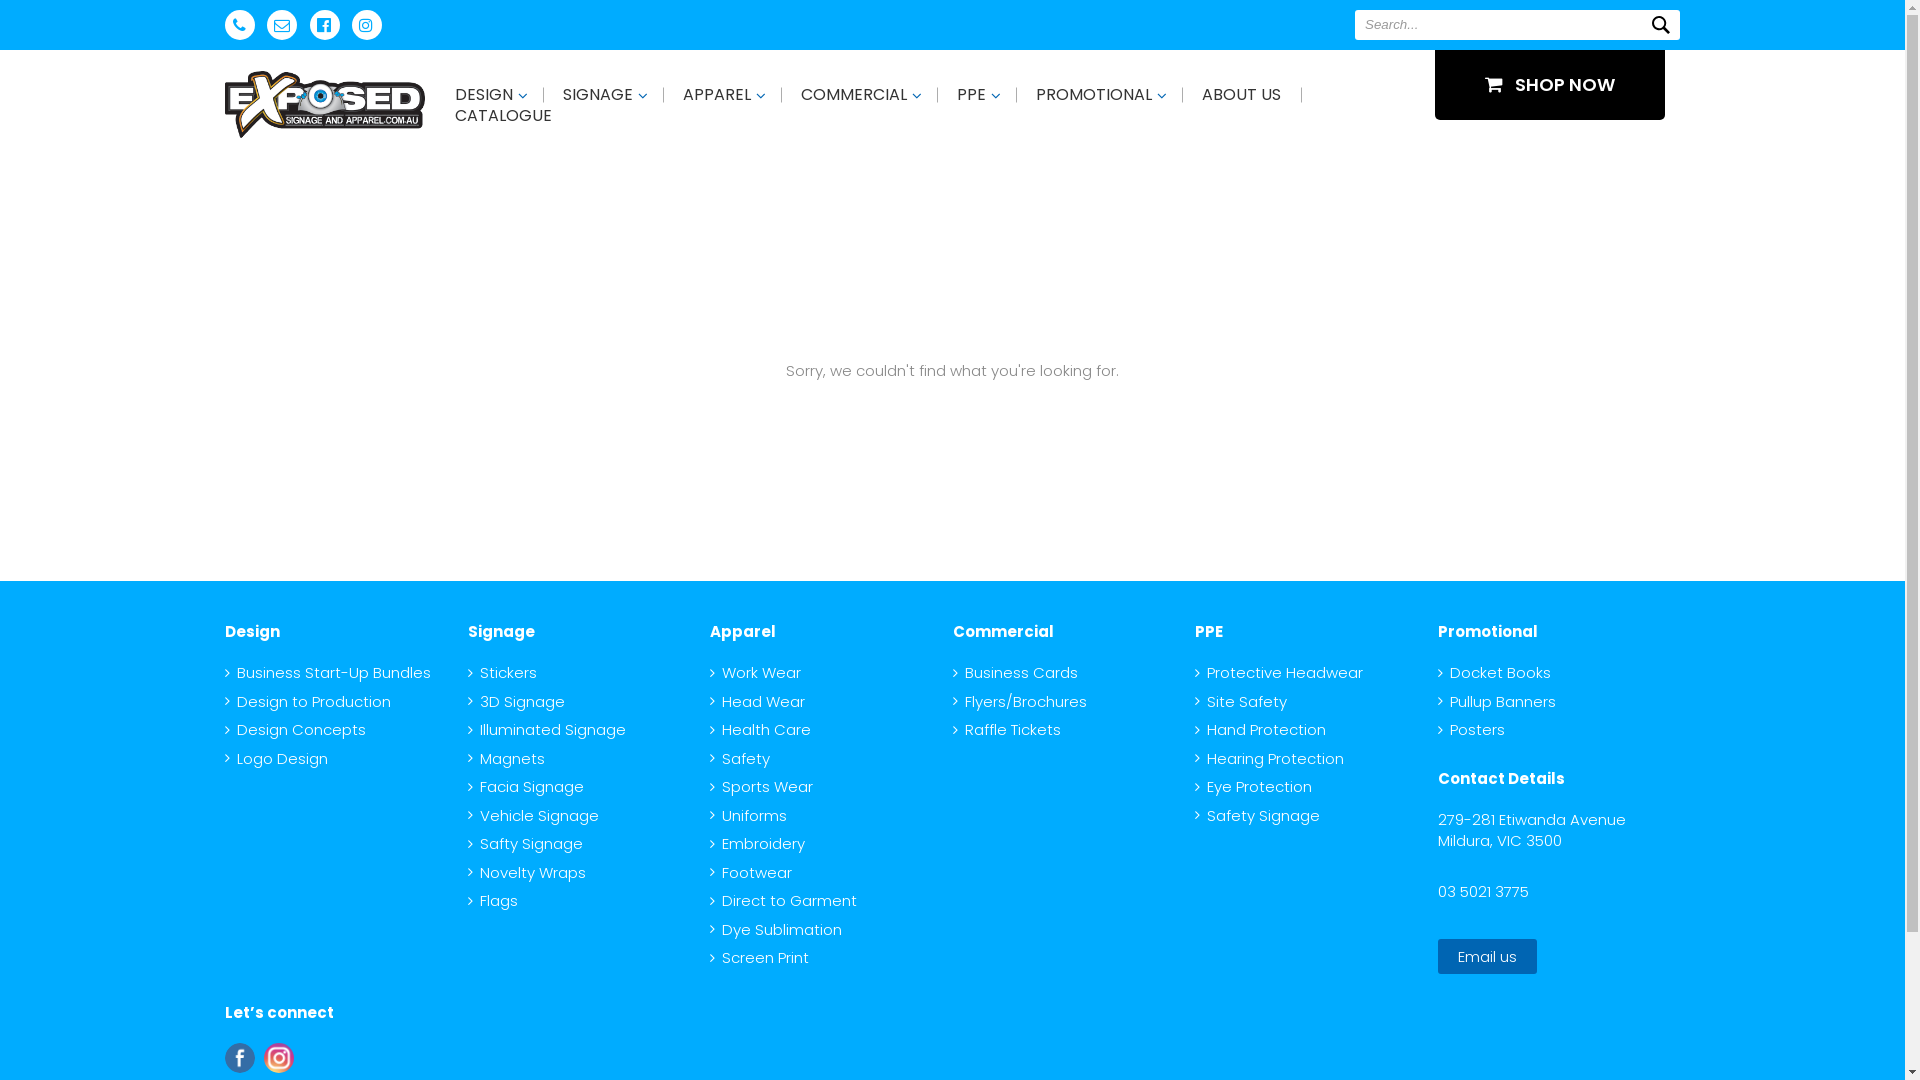 The width and height of the screenshot is (1920, 1080). I want to click on 'SHOP NOW', so click(1549, 83).